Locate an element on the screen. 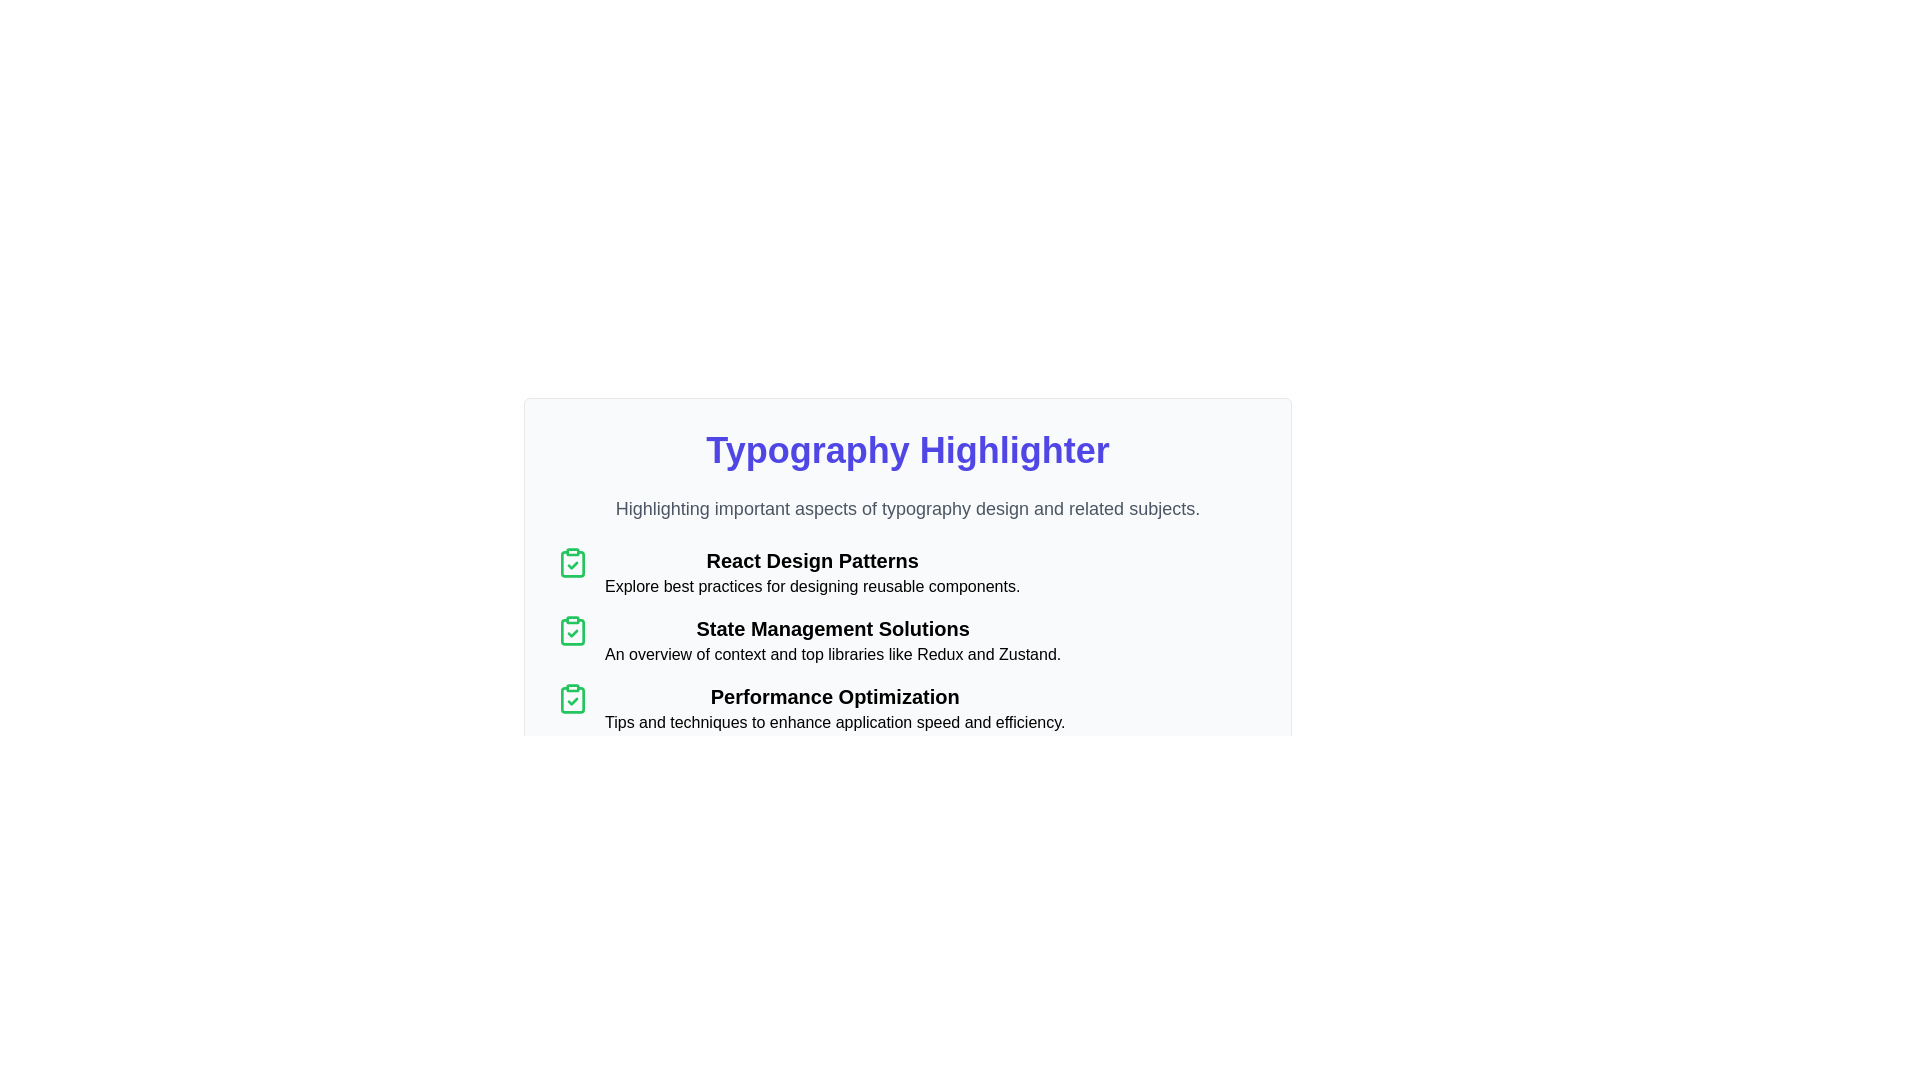 This screenshot has height=1080, width=1920. text label displaying 'An overview of context and top libraries like Redux and Zustand.' which is located below the heading 'State Management Solutions' is located at coordinates (833, 655).